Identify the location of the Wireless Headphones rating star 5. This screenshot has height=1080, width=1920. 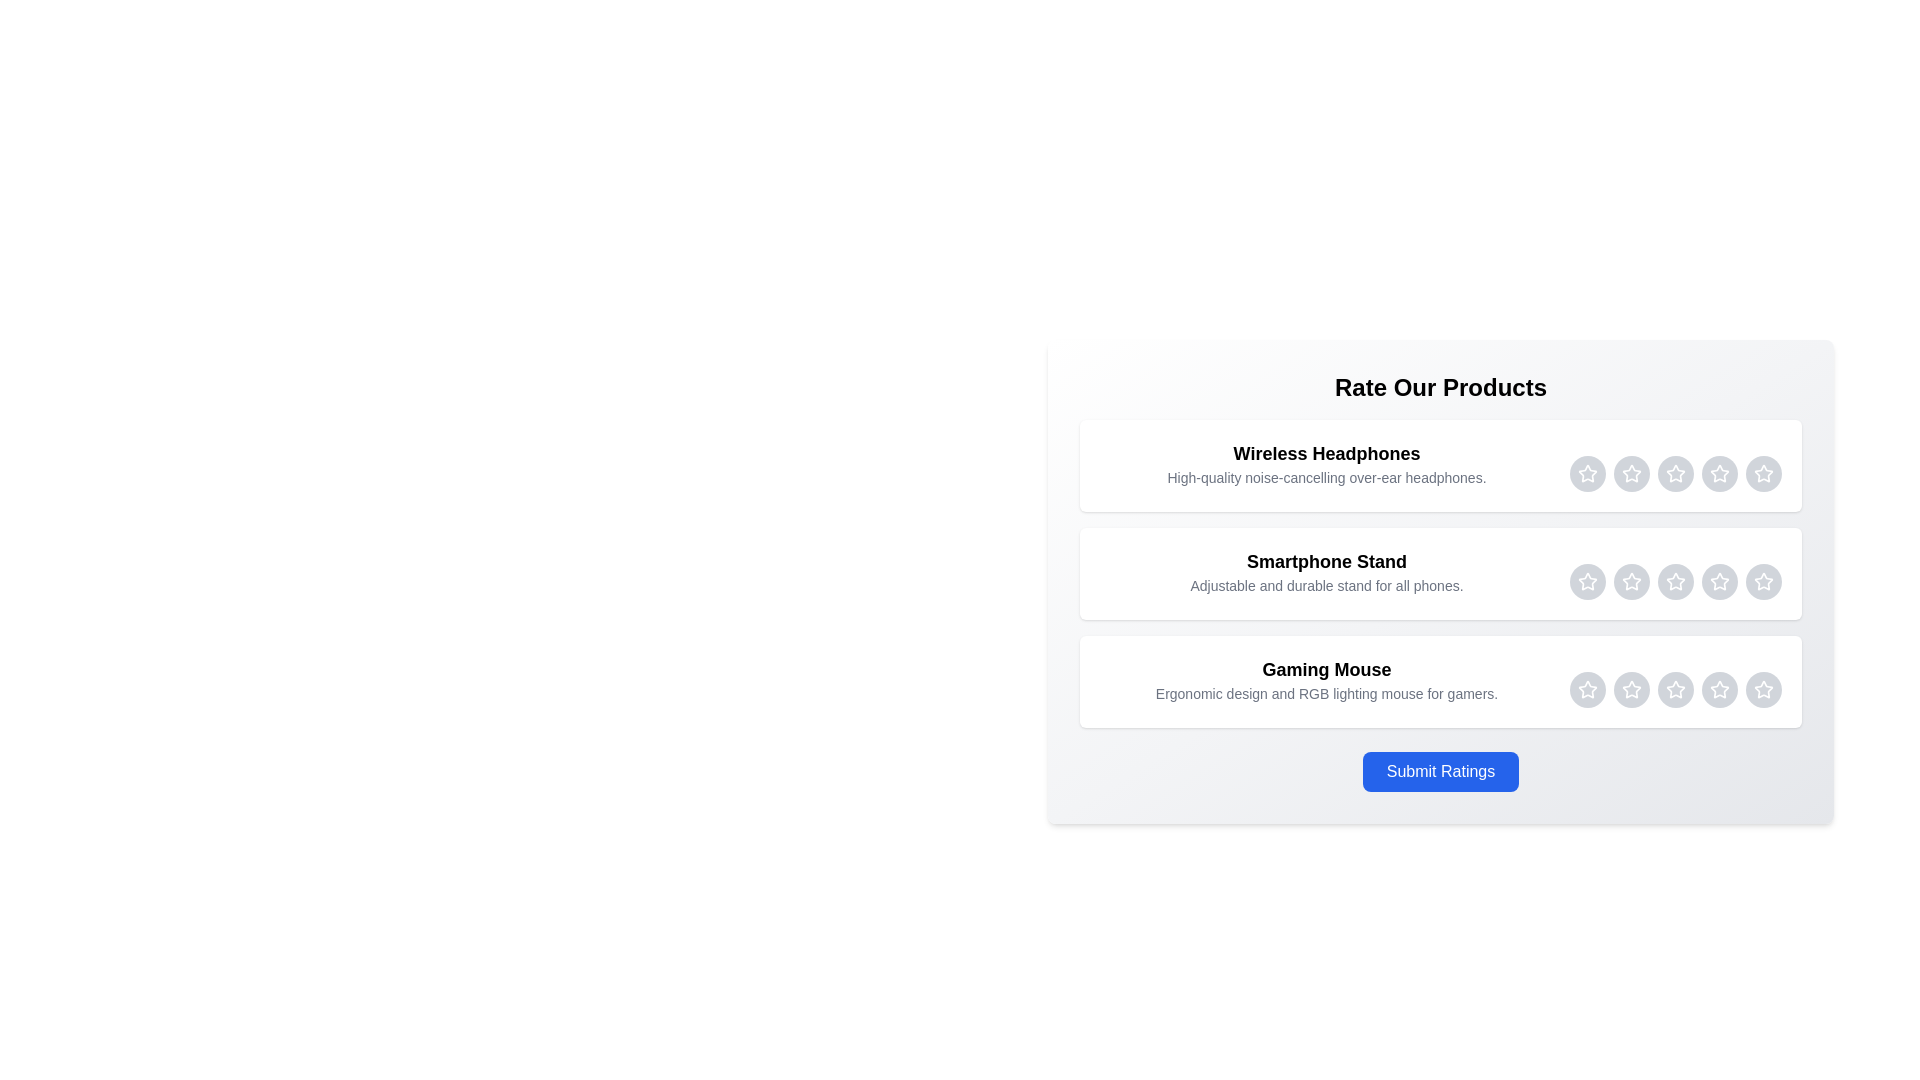
(1763, 474).